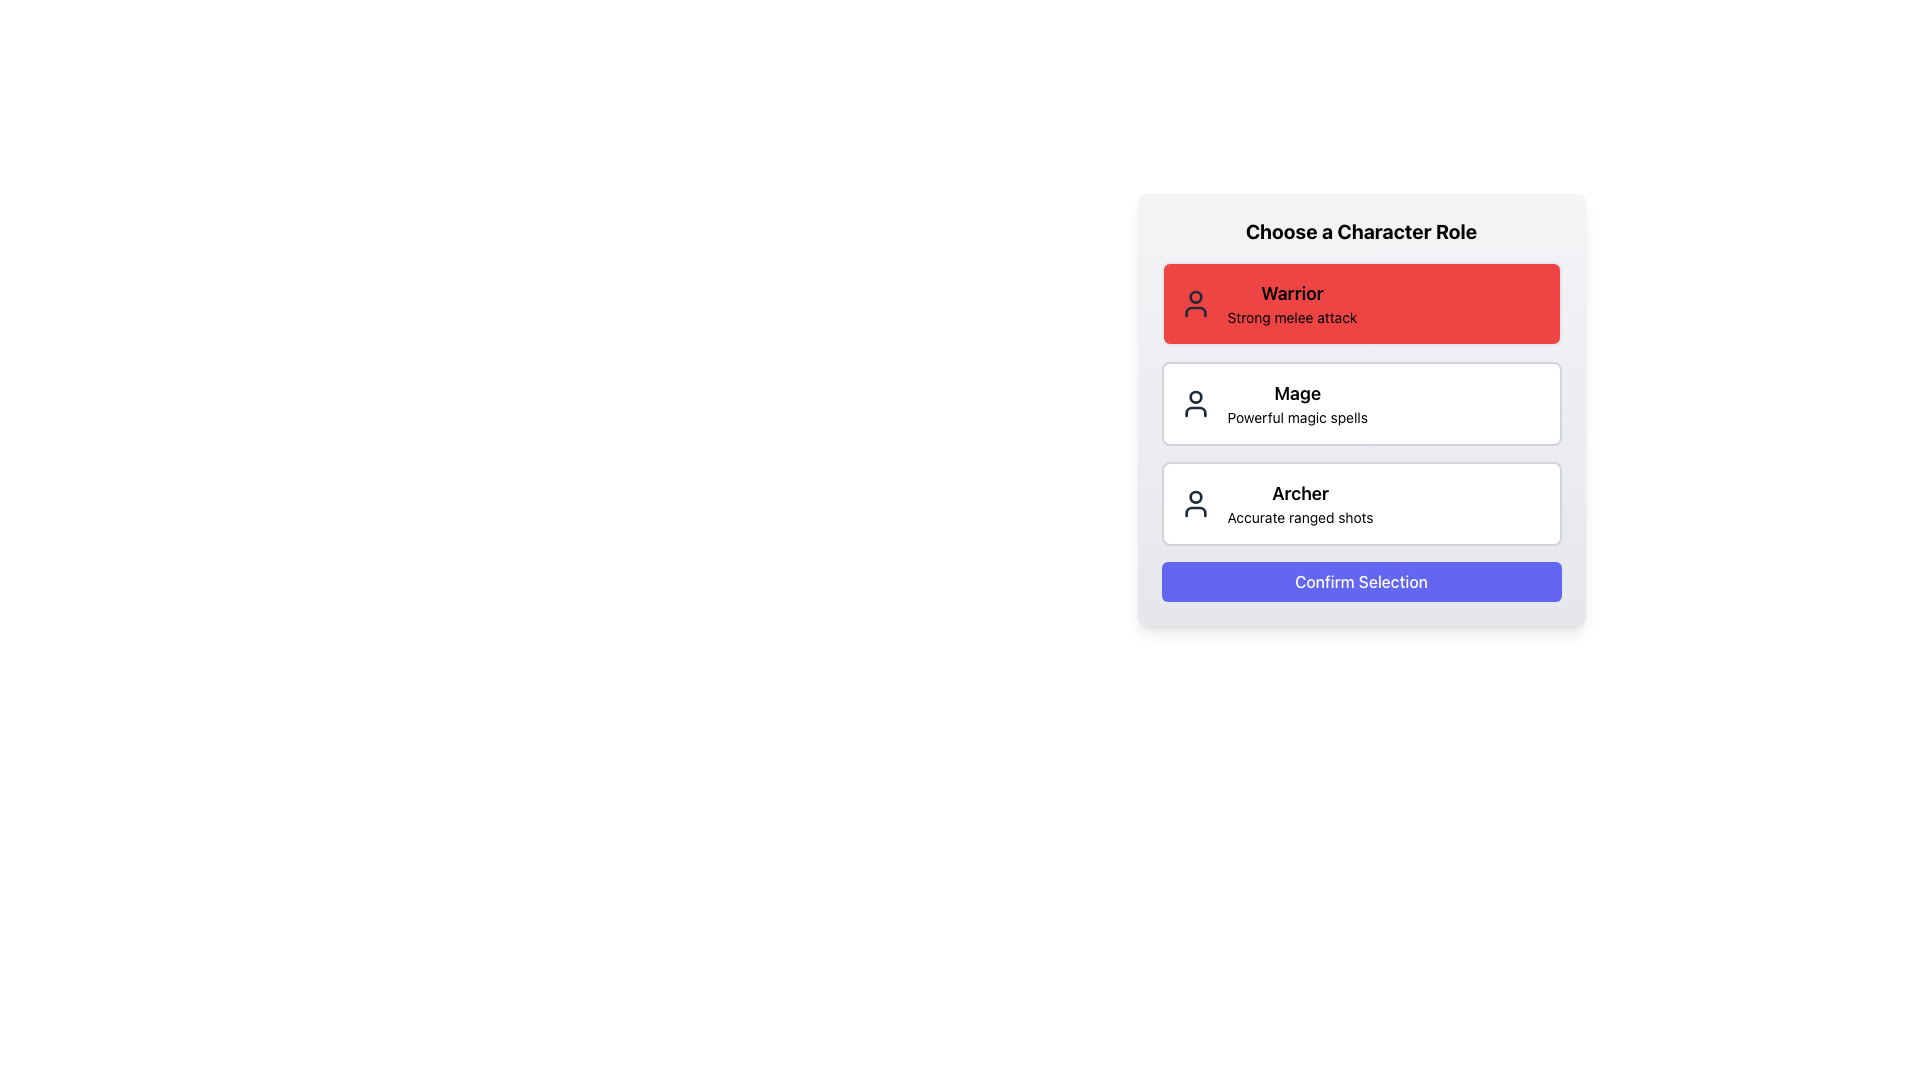 This screenshot has height=1080, width=1920. What do you see at coordinates (1195, 397) in the screenshot?
I see `the circular shape representing the head of the user icon associated with the 'Mage' option in the selection list` at bounding box center [1195, 397].